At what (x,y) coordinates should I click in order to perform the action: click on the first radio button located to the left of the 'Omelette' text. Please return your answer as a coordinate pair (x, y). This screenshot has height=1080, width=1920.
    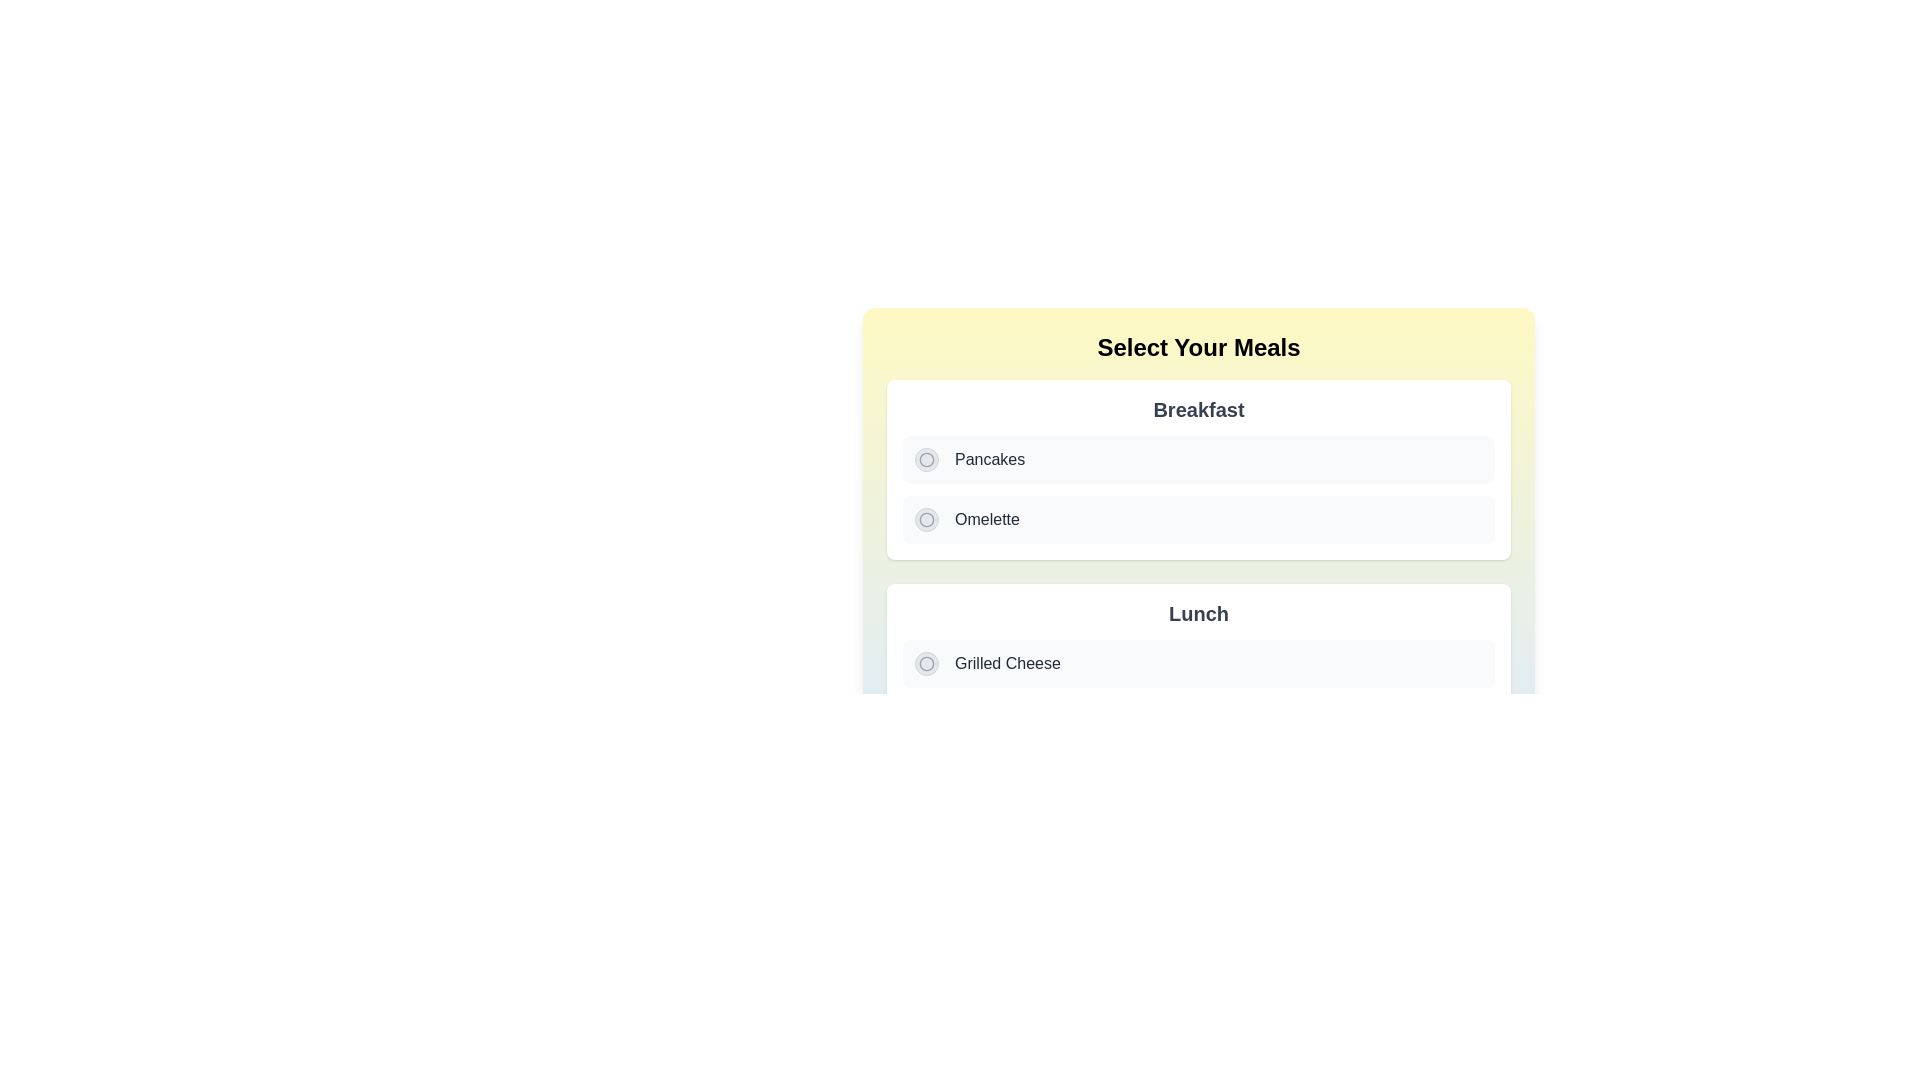
    Looking at the image, I should click on (925, 519).